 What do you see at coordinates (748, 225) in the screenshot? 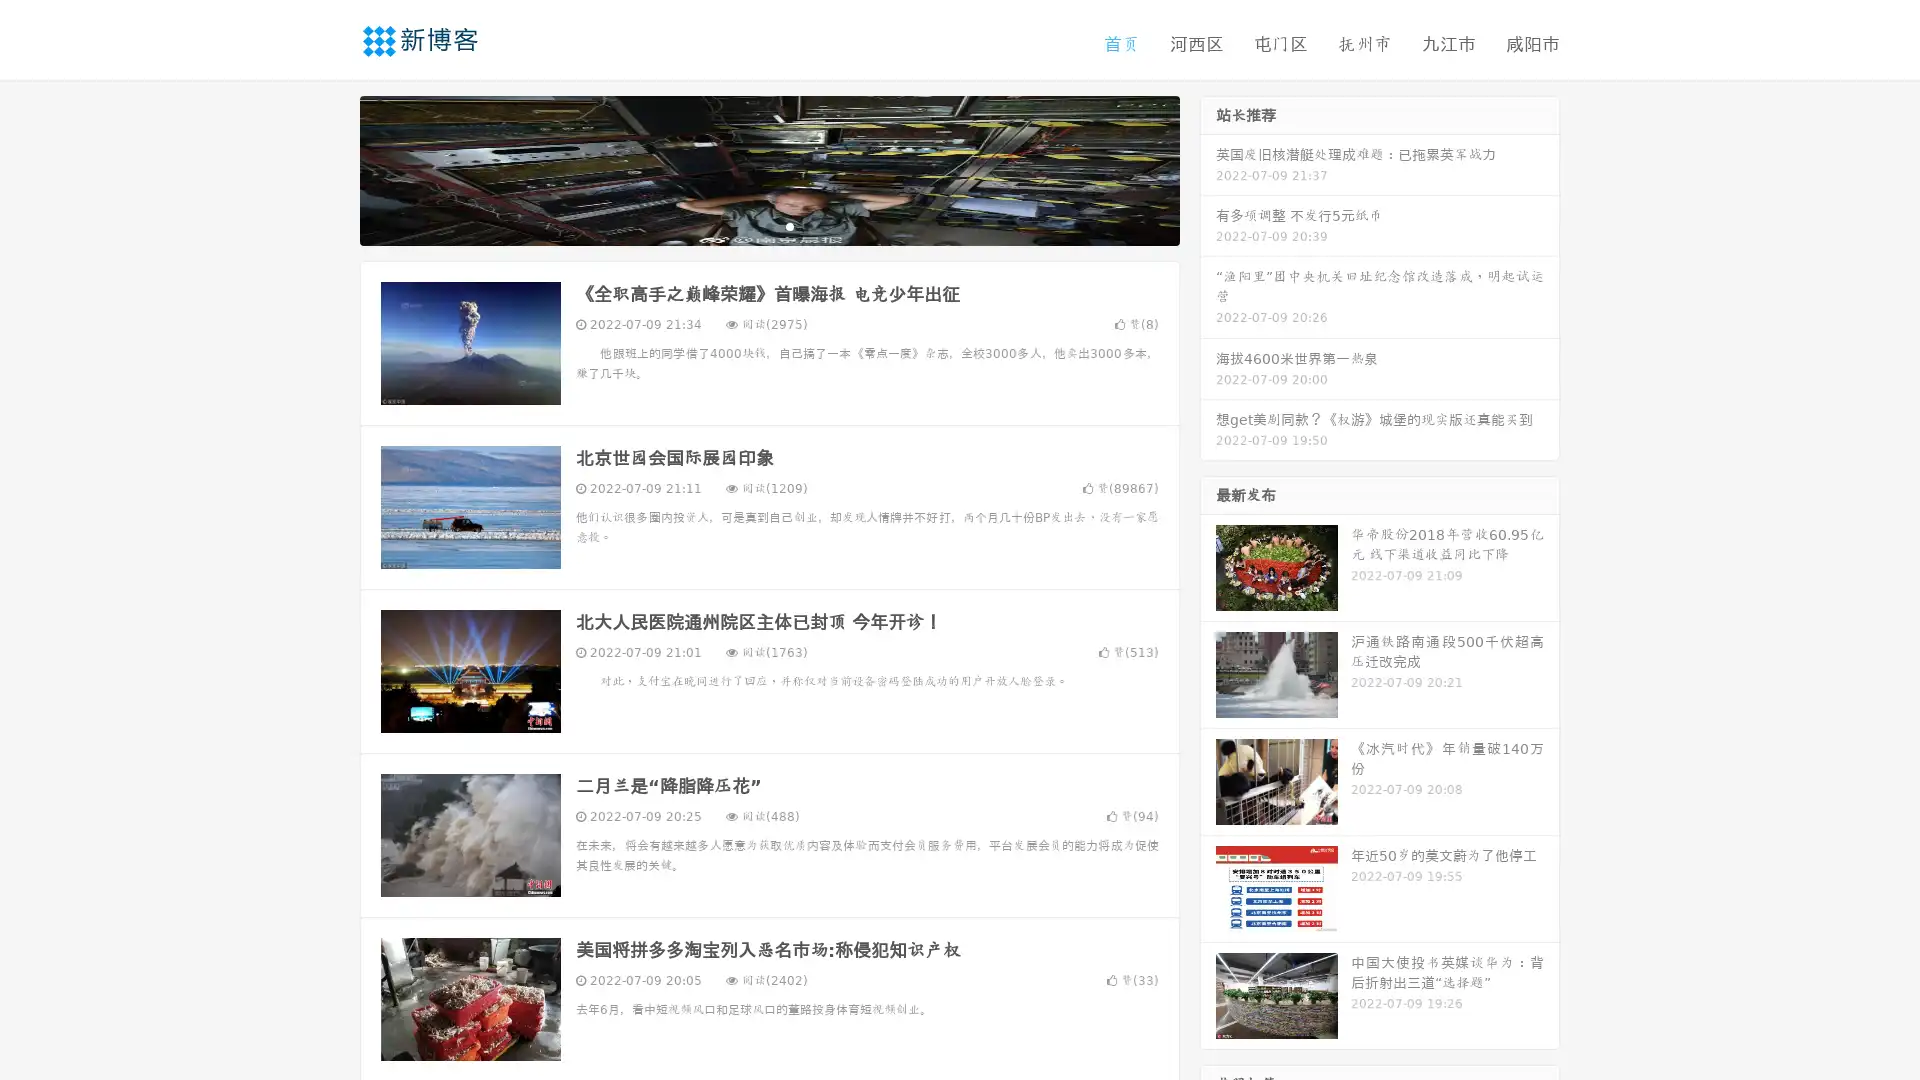
I see `Go to slide 1` at bounding box center [748, 225].